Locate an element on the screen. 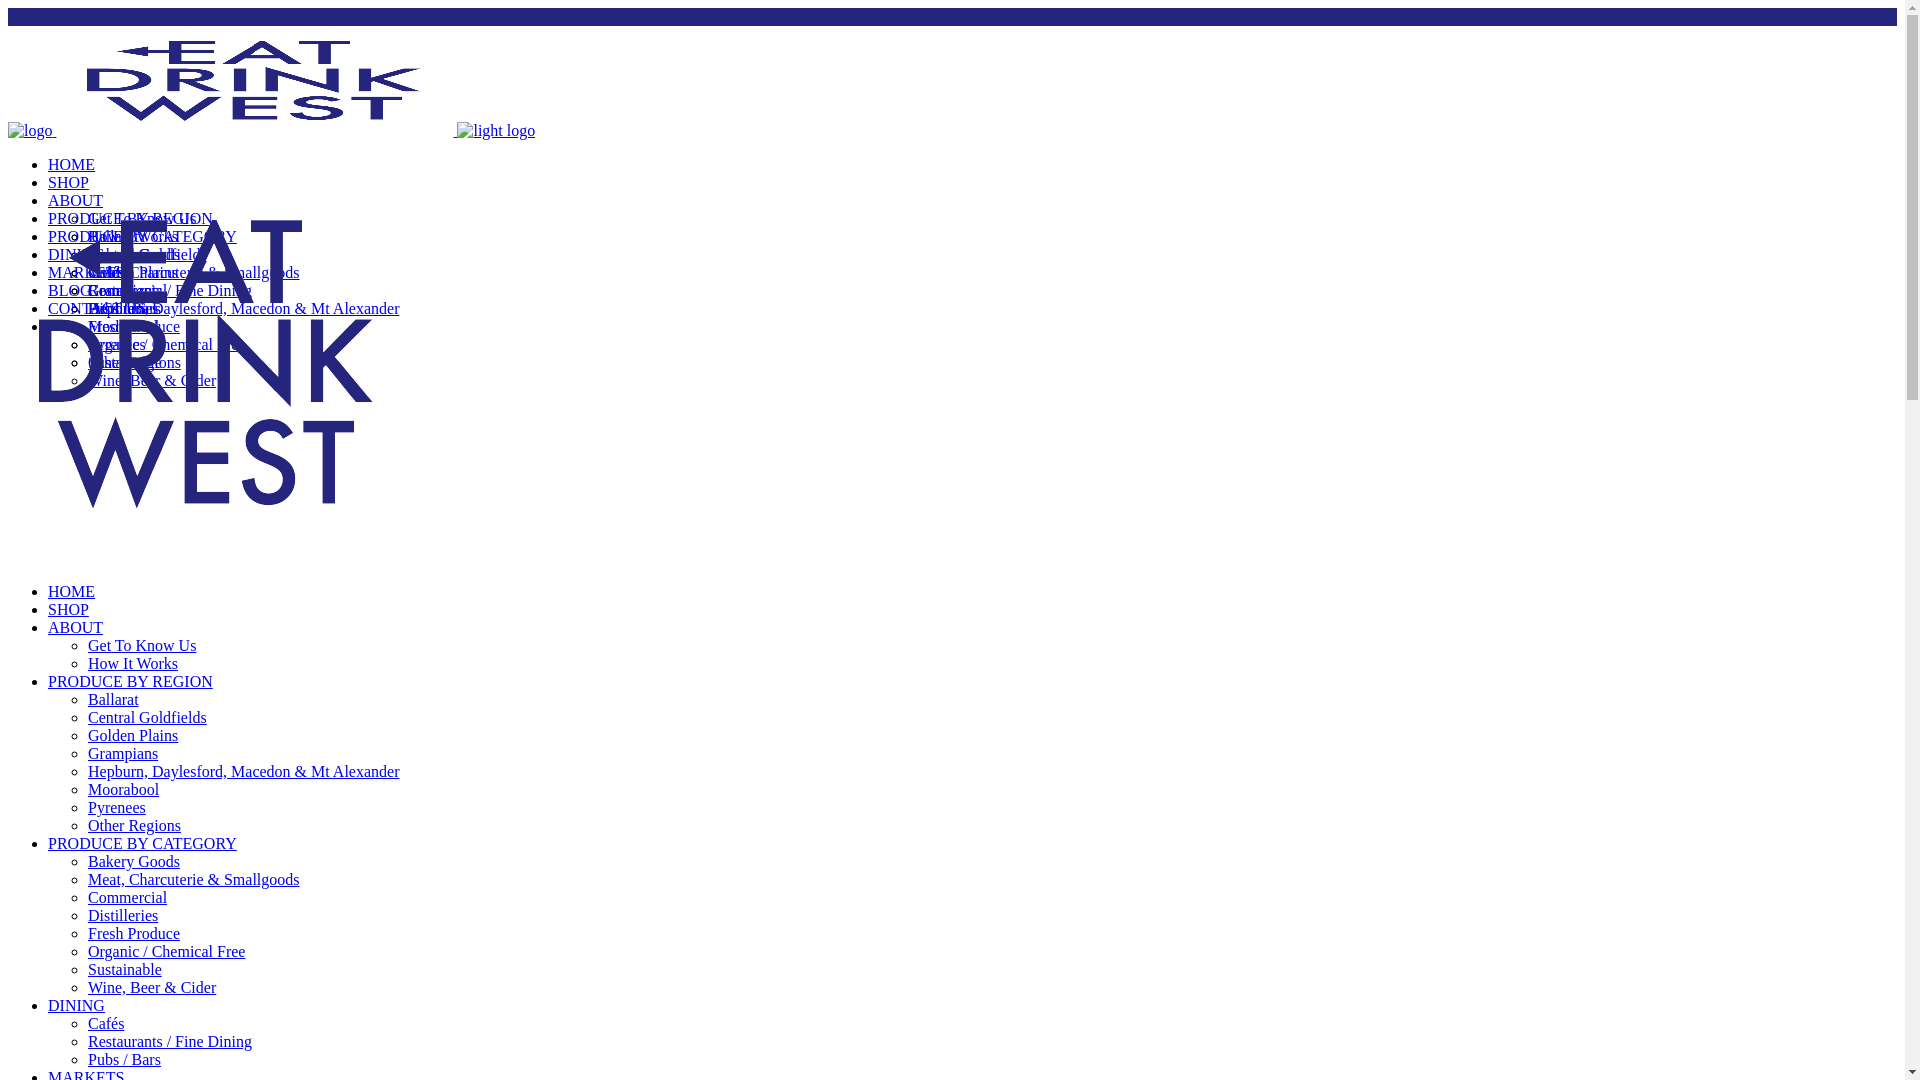  'DINING' is located at coordinates (76, 1005).